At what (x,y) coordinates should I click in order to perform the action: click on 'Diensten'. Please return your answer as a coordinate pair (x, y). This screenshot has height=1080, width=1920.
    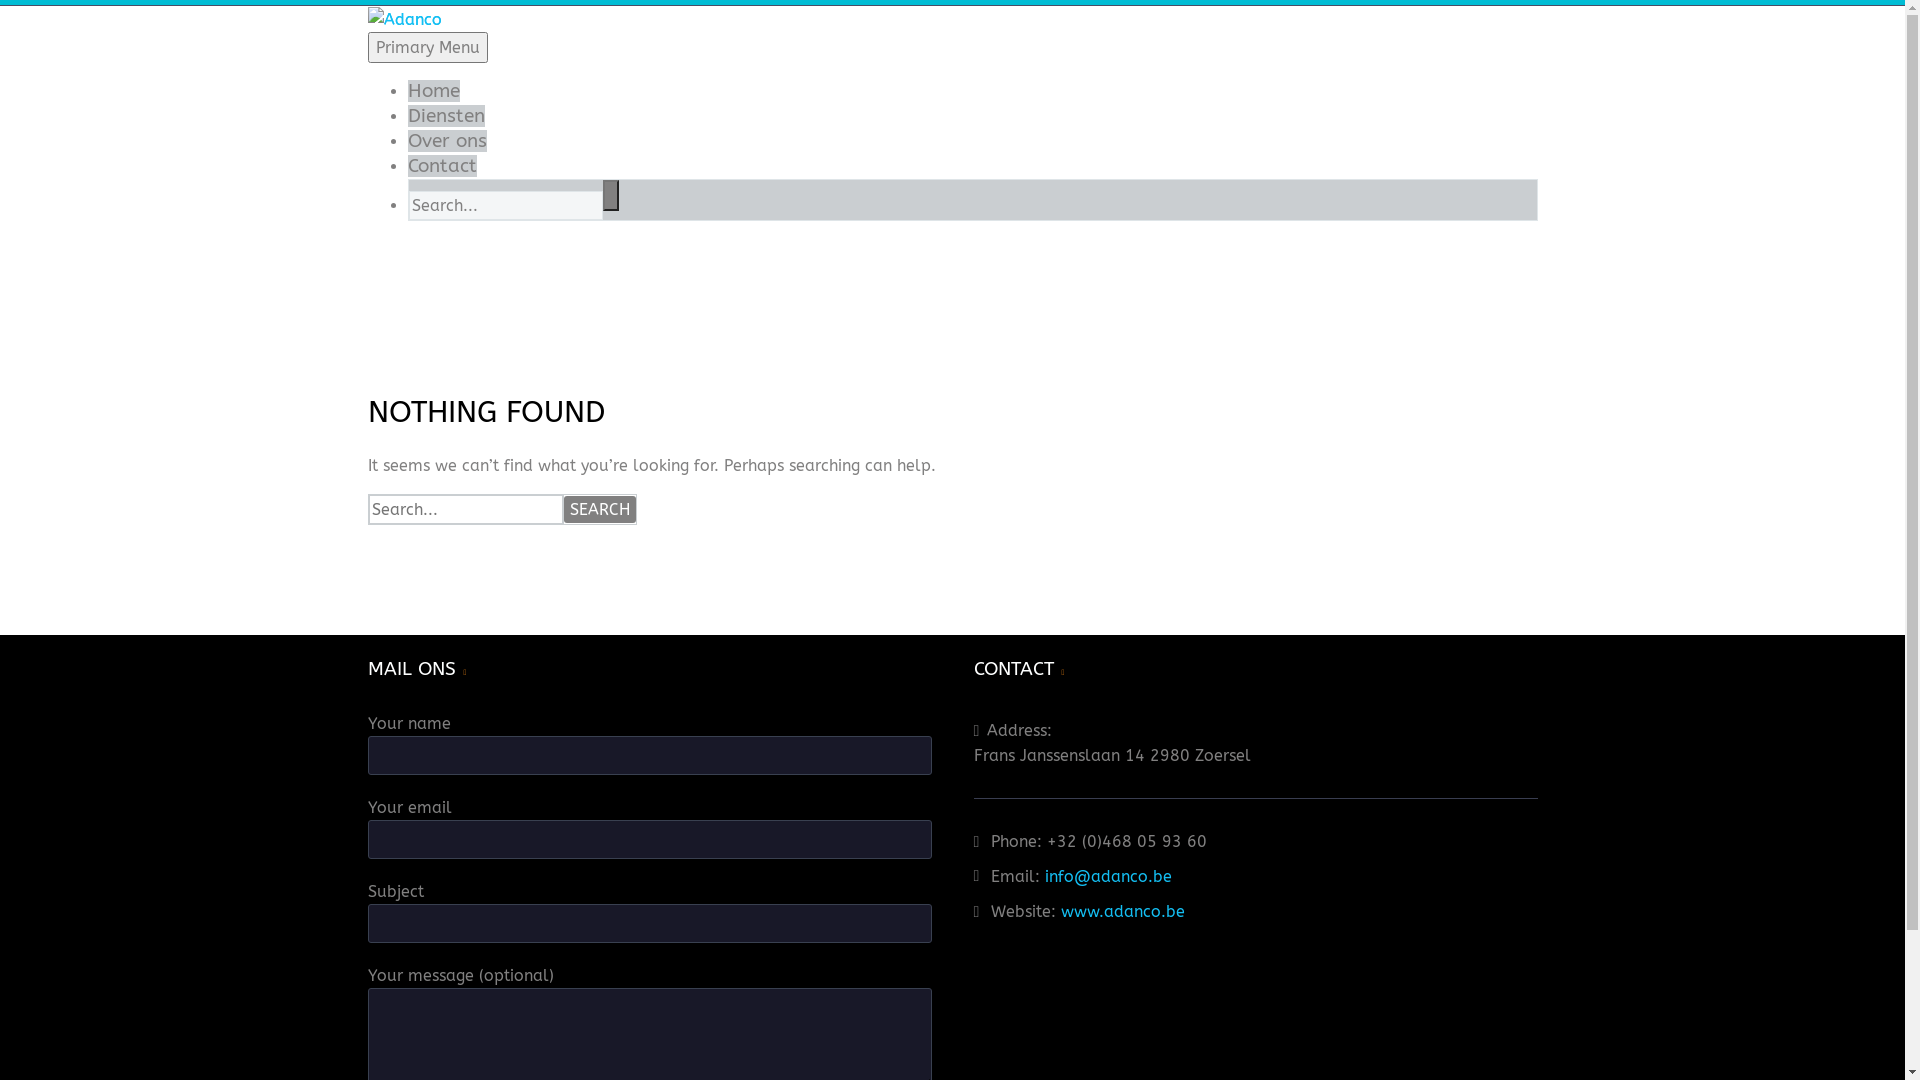
    Looking at the image, I should click on (445, 115).